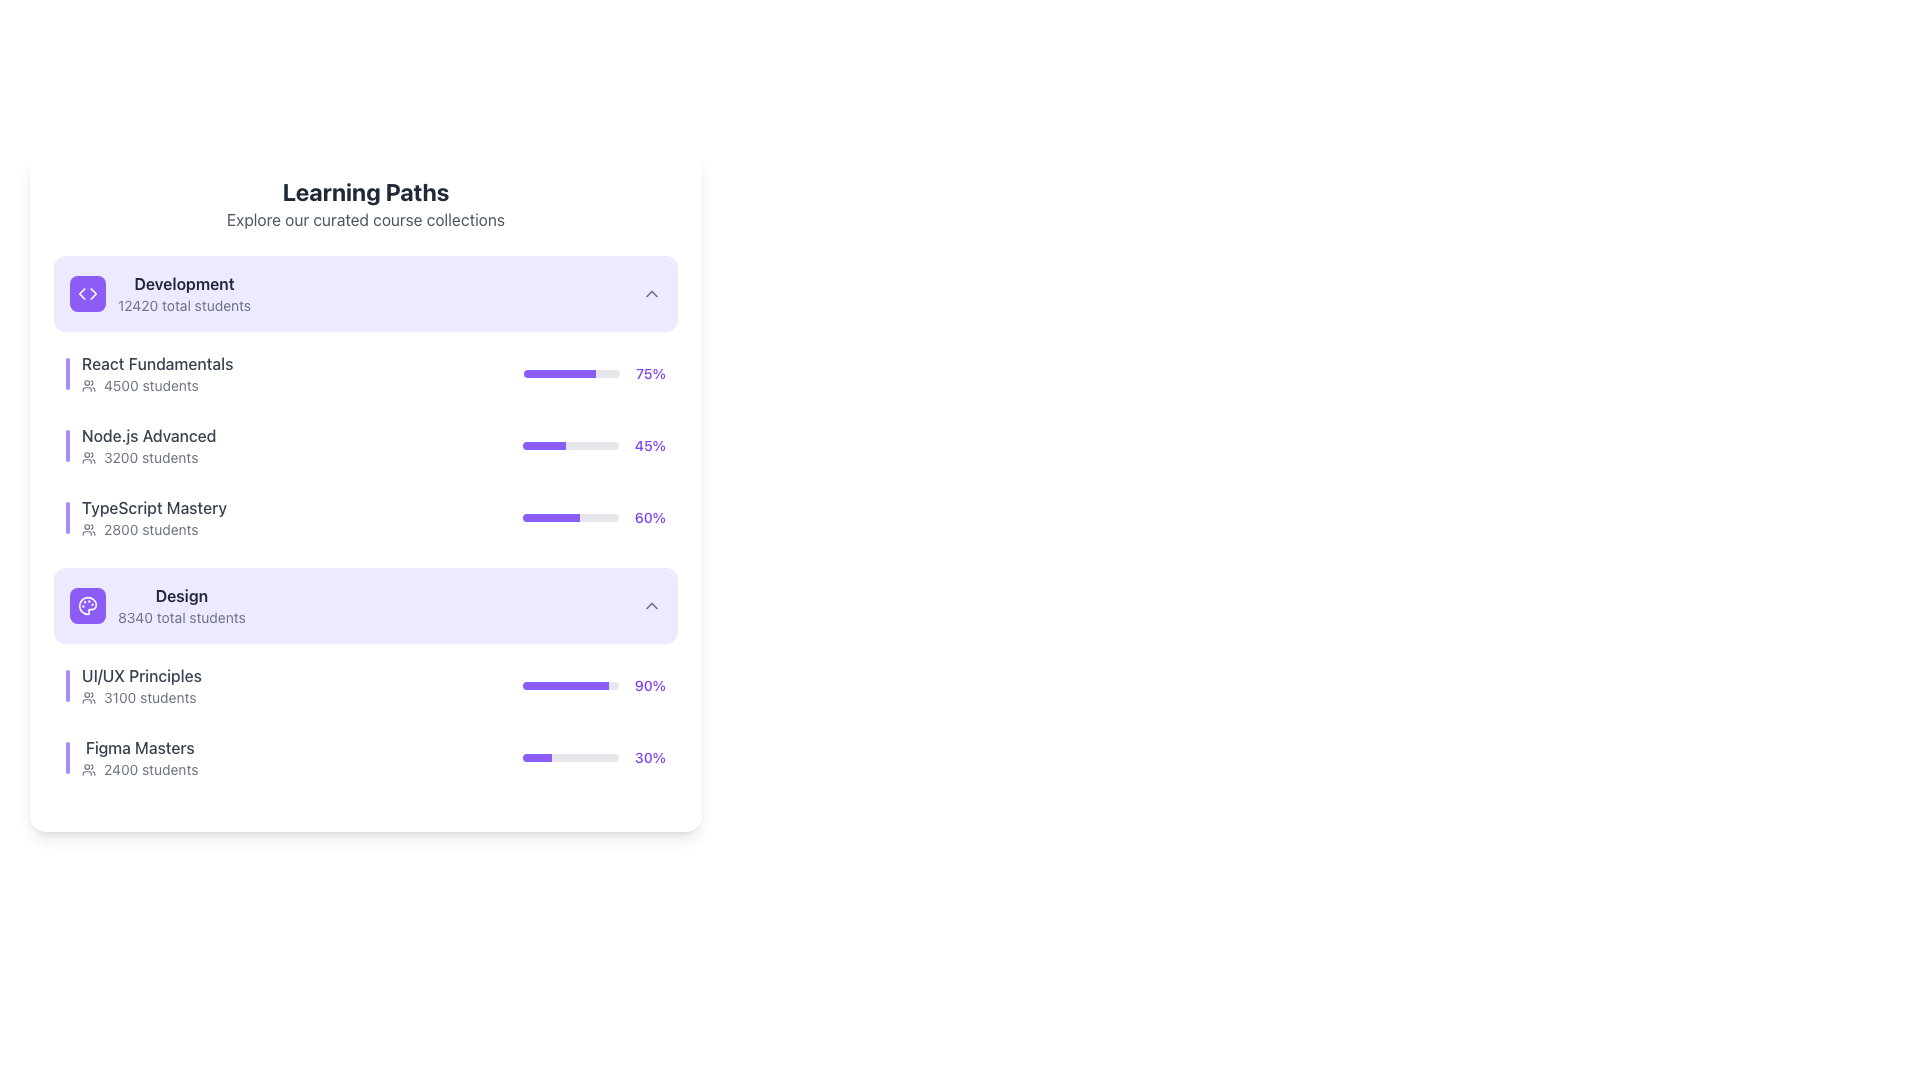 This screenshot has height=1080, width=1920. I want to click on text label displaying '4500 students', which is styled in gray and positioned next to a group icon in the course information for 'React Fundamentals', so click(150, 385).